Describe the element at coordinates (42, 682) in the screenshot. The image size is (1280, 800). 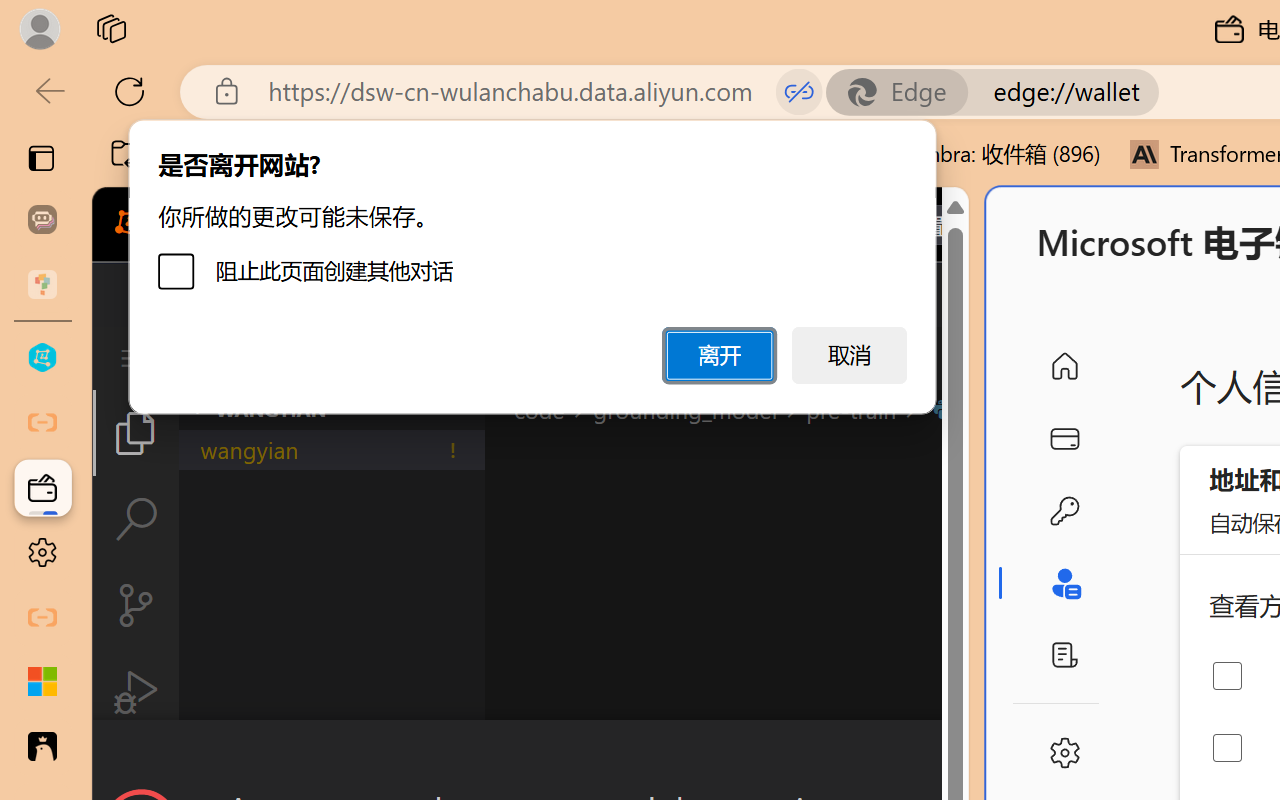
I see `'Adjust indents and spacing - Microsoft Support'` at that location.